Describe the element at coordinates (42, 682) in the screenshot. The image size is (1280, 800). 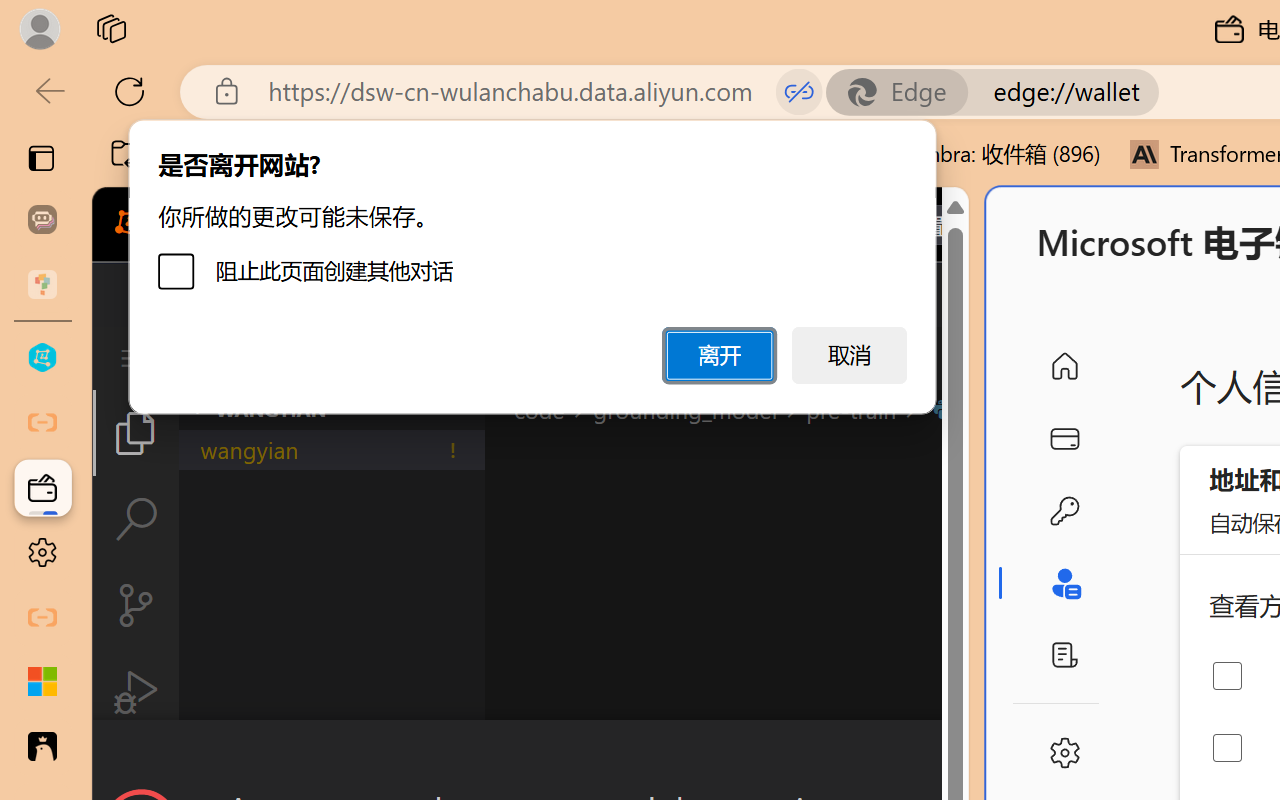
I see `'Adjust indents and spacing - Microsoft Support'` at that location.